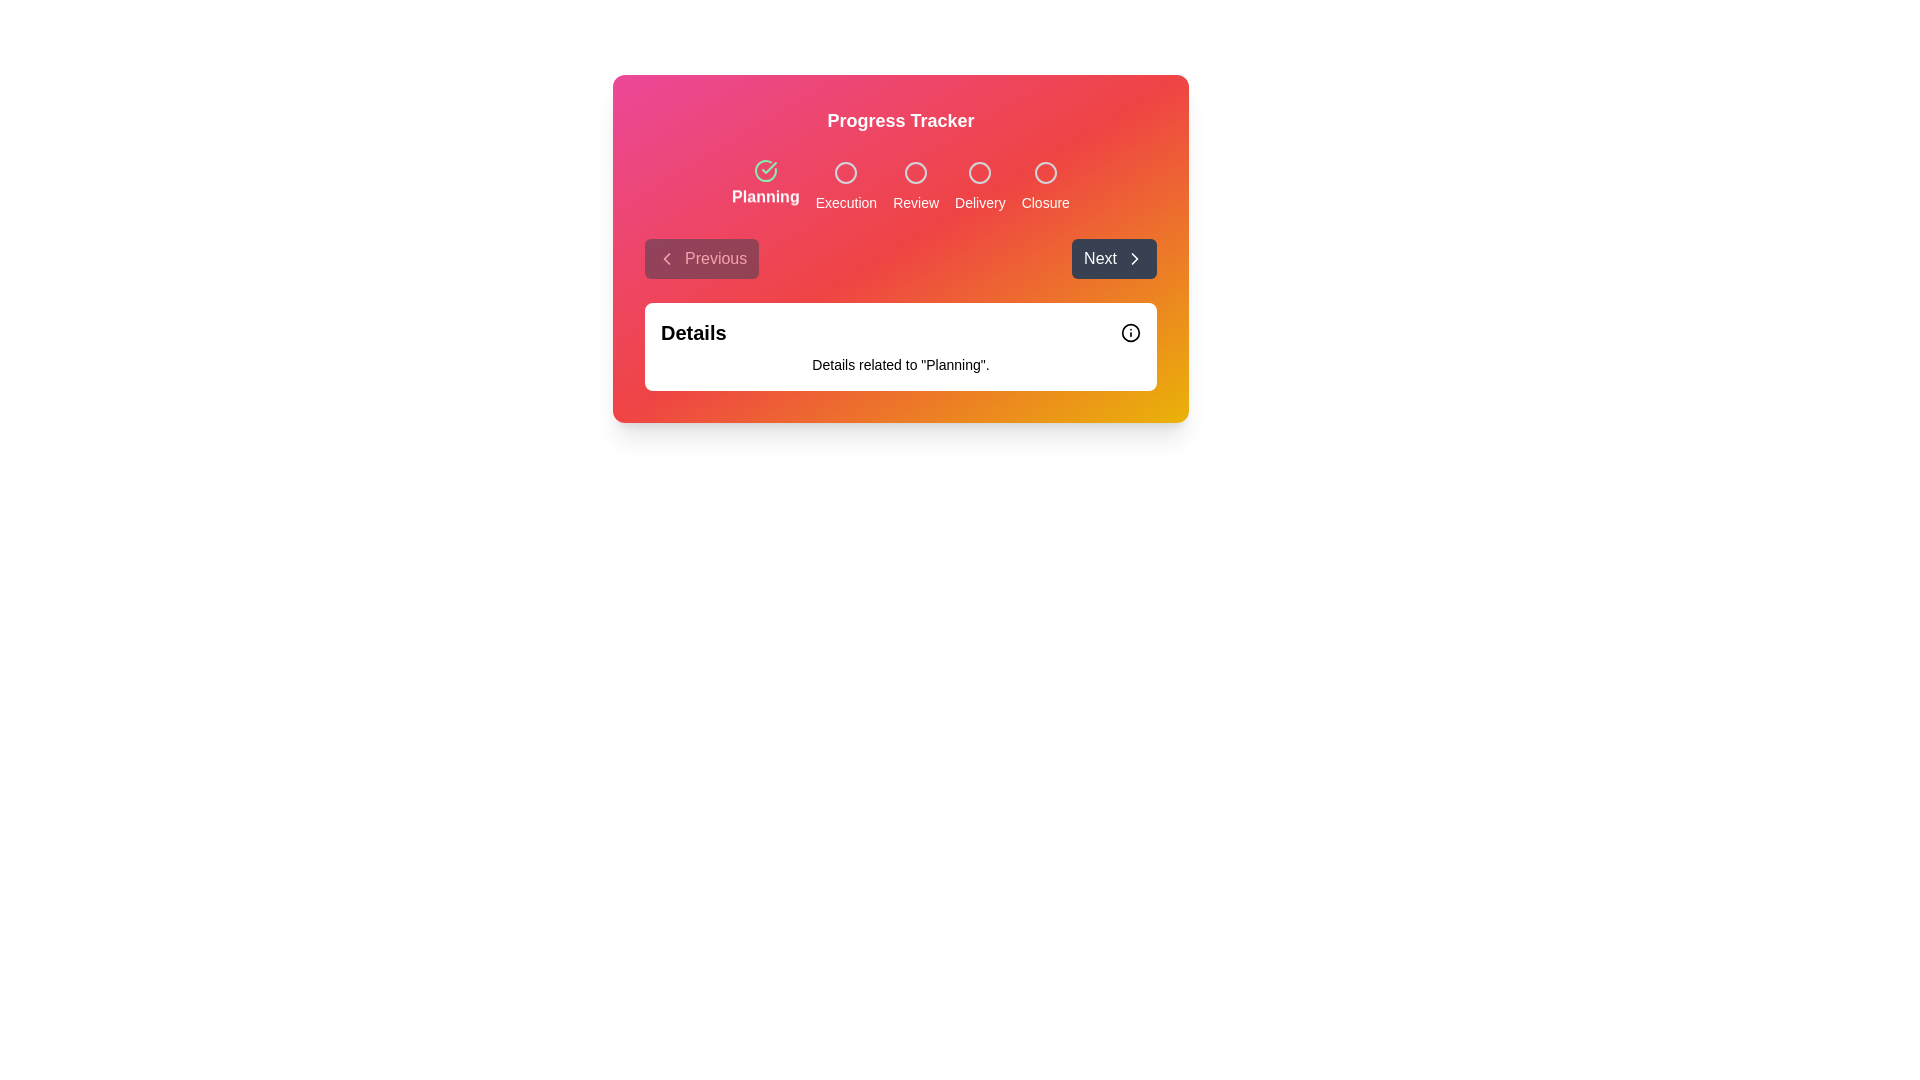 This screenshot has height=1080, width=1920. What do you see at coordinates (693, 331) in the screenshot?
I see `the header or title label located at the top-left corner of a white rectangular section, which serves as the context for the information displayed below it` at bounding box center [693, 331].